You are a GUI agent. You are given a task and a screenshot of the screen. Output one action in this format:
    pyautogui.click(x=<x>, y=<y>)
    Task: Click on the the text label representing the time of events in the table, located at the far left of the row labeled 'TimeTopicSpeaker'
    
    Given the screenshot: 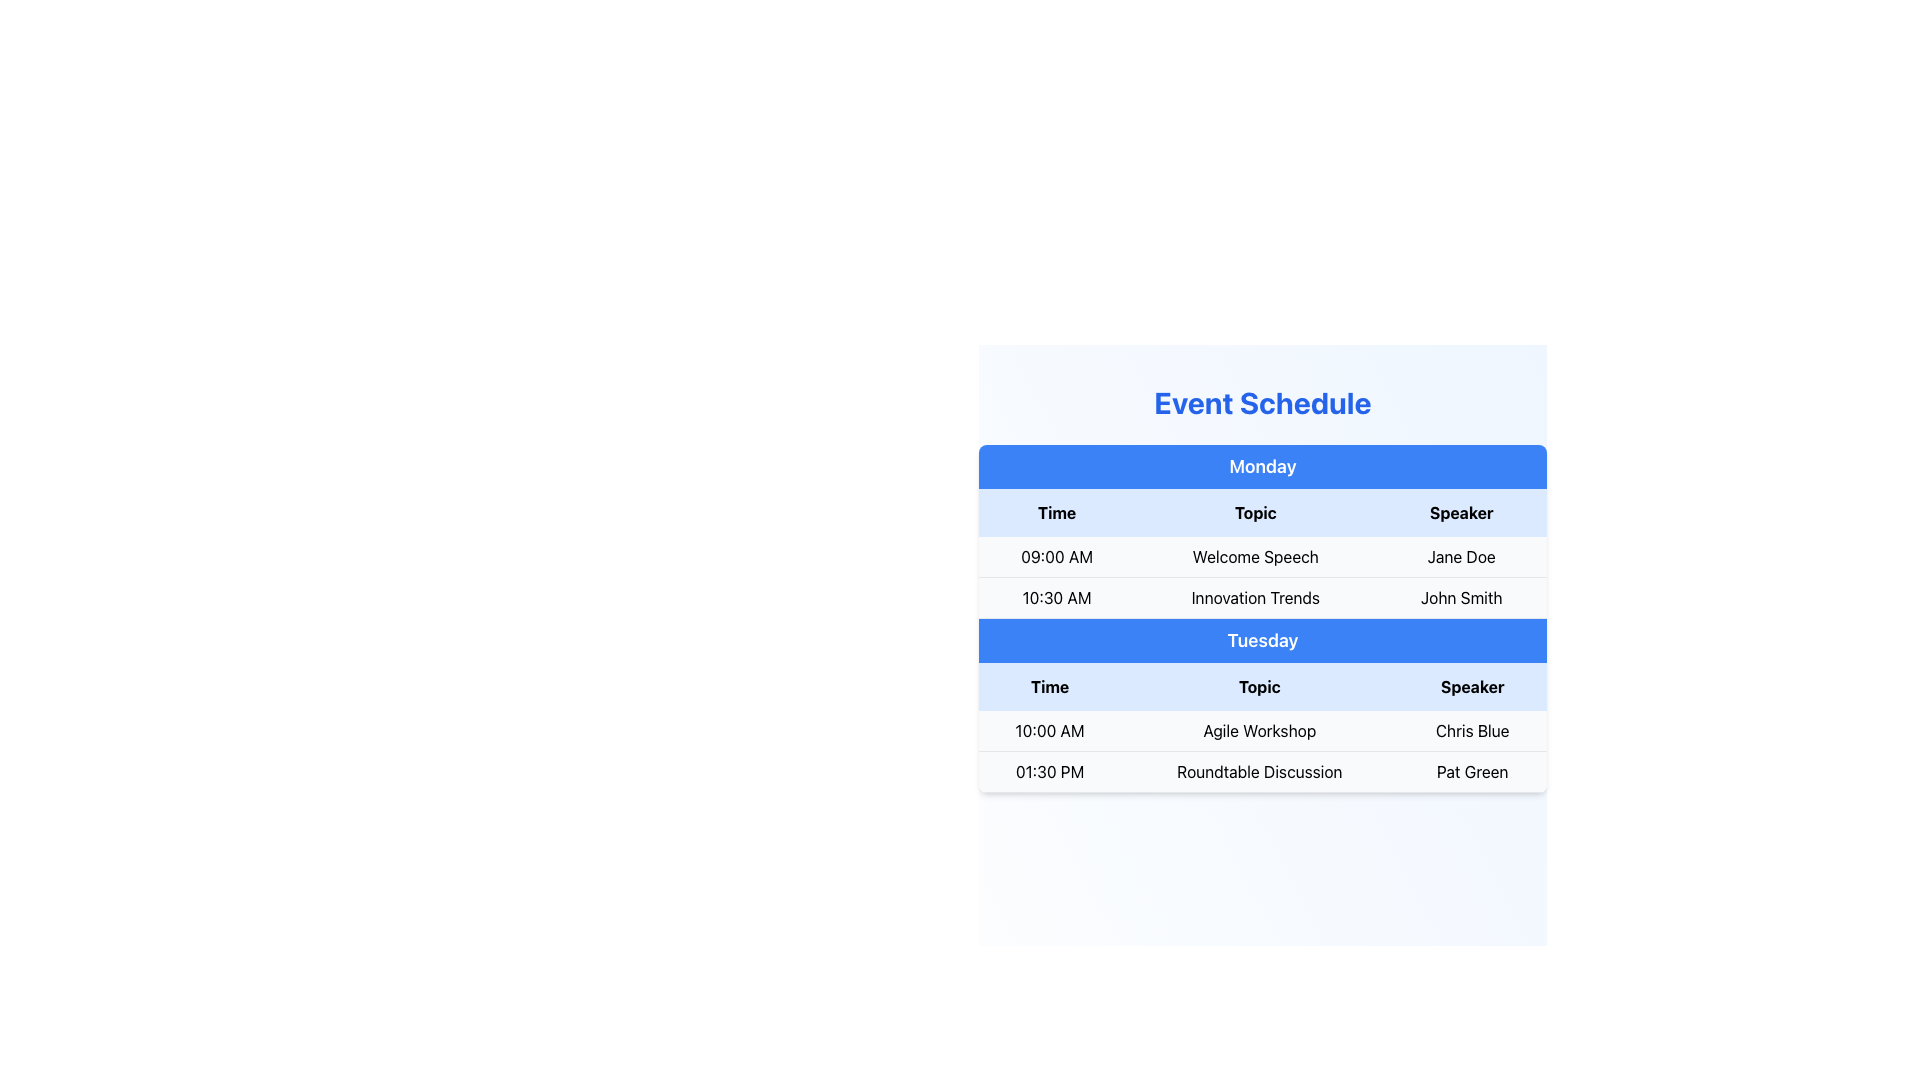 What is the action you would take?
    pyautogui.click(x=1056, y=512)
    